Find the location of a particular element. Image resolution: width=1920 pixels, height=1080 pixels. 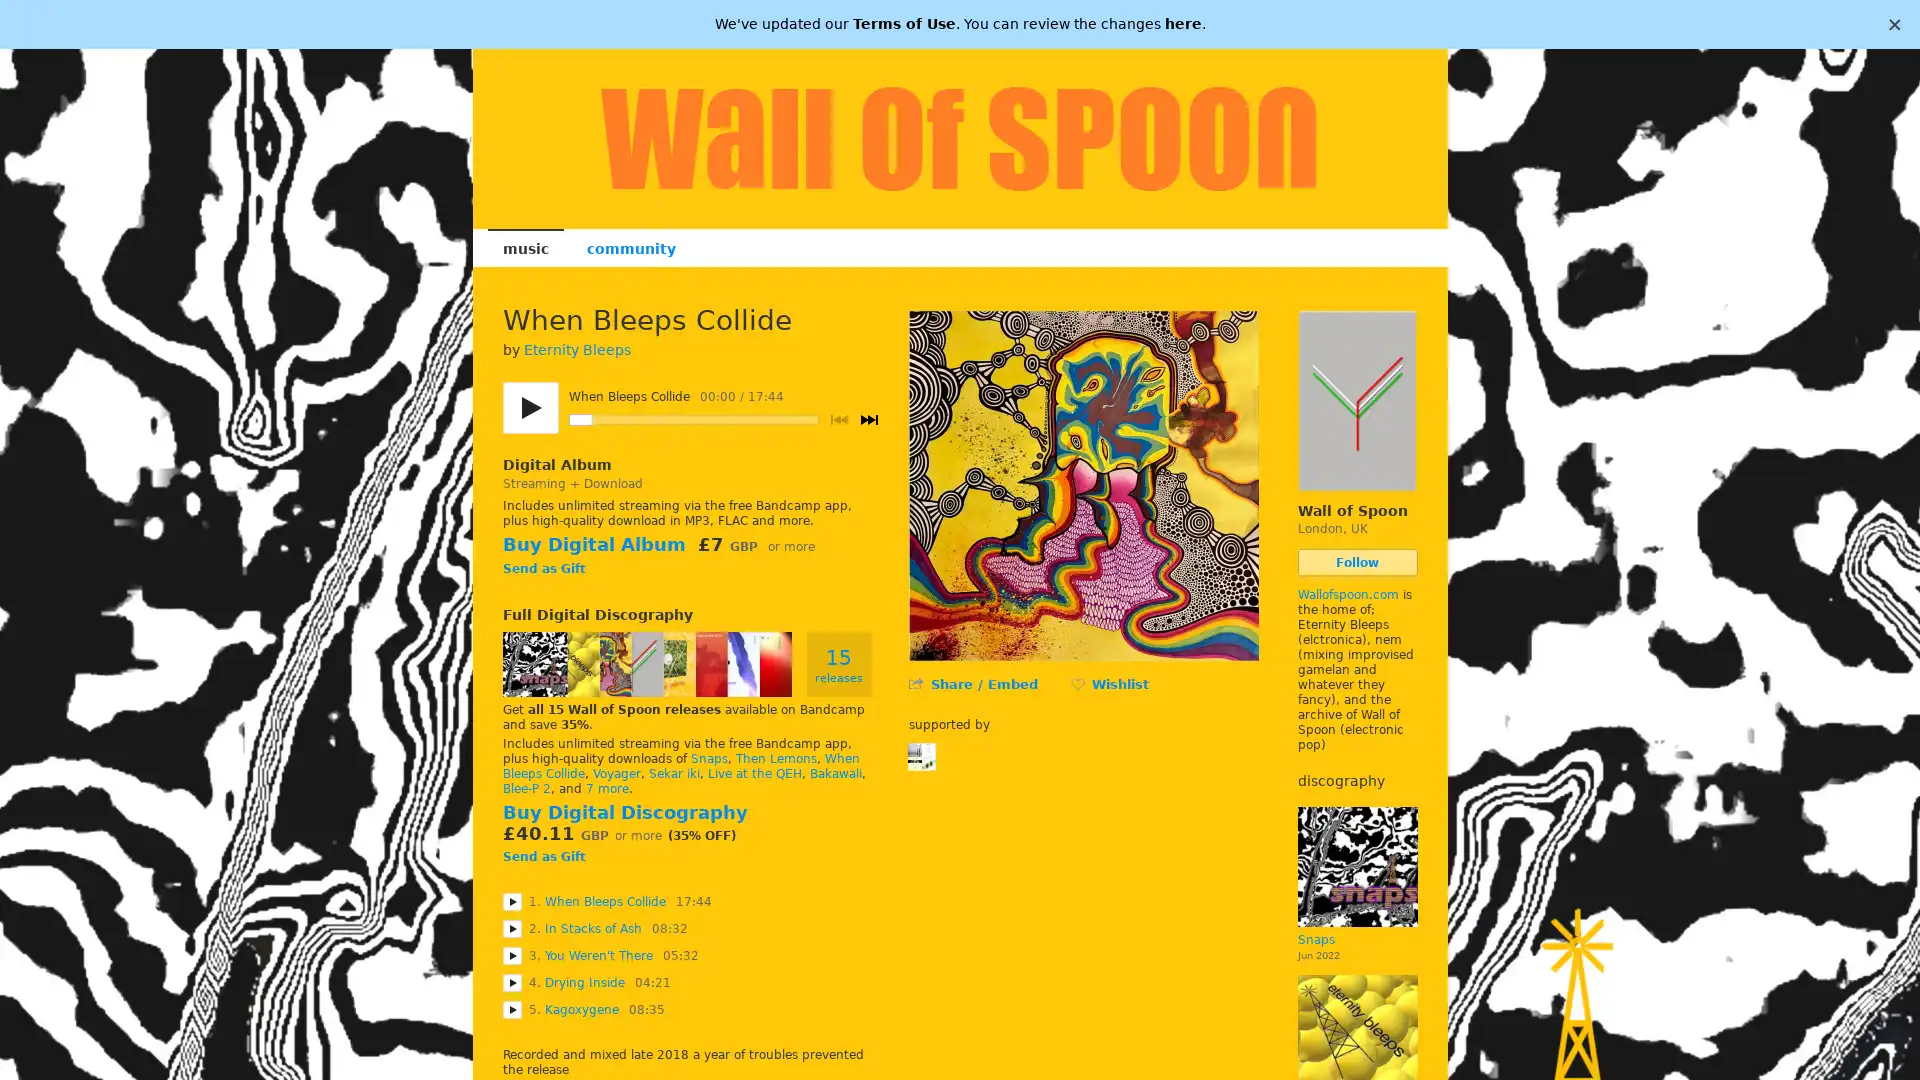

Play/pause is located at coordinates (529, 407).